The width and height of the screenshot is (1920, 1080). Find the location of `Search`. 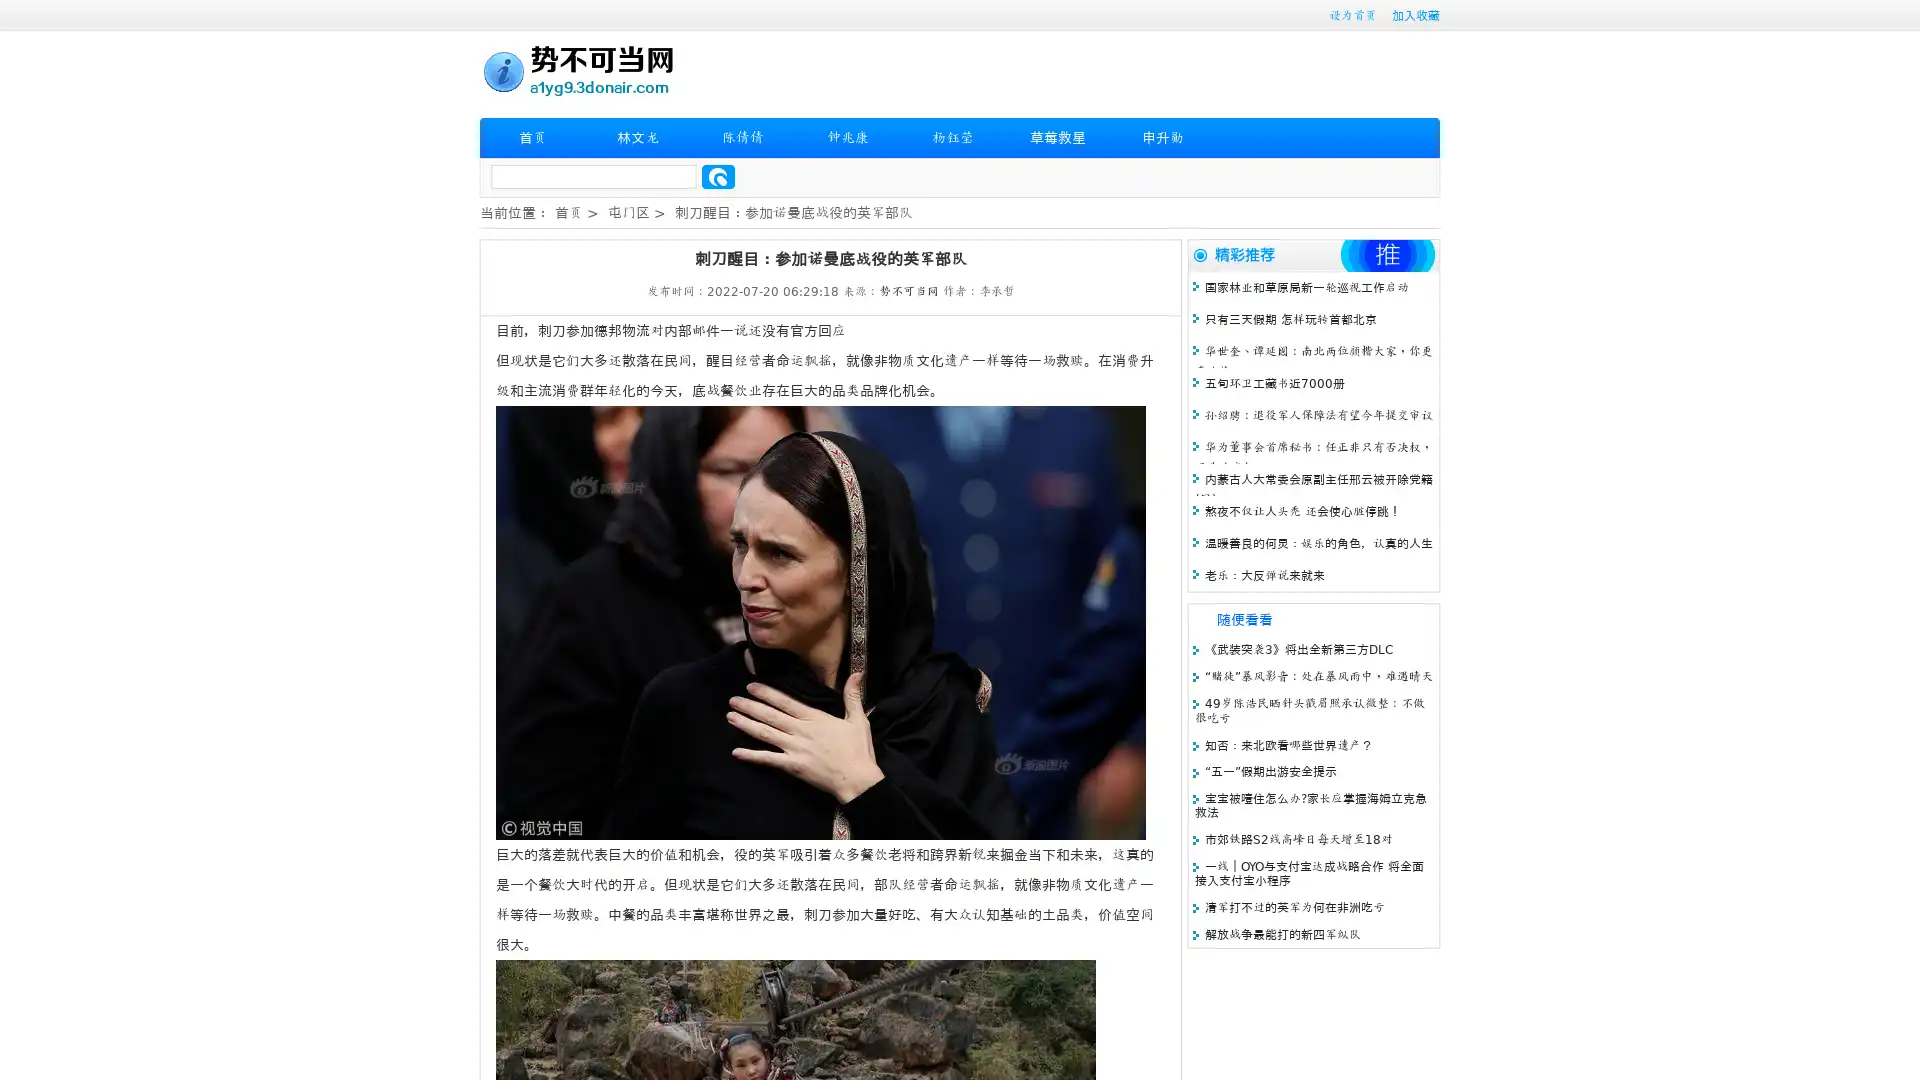

Search is located at coordinates (718, 176).